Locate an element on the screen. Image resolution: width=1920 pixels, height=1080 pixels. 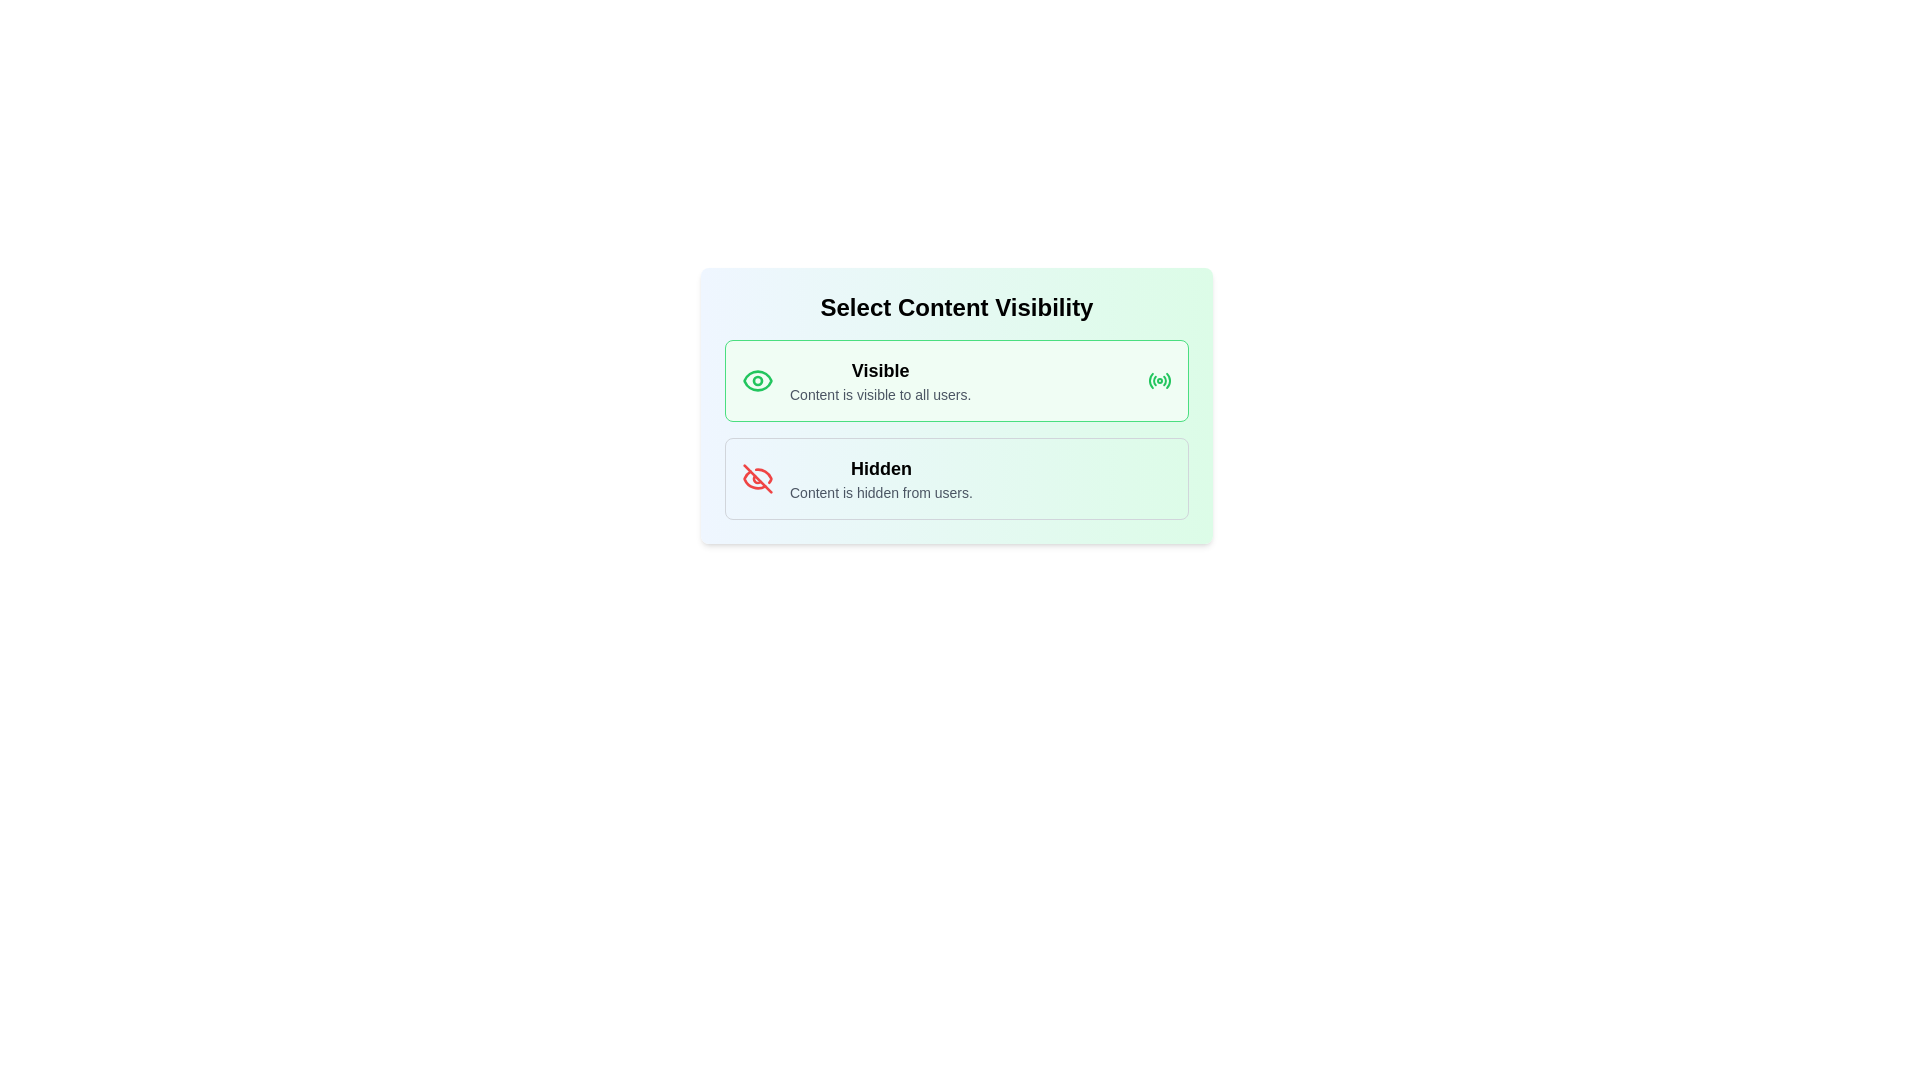
the 'Hidden' visibility option button located below the 'Visible' option in the vertical list of visibility states is located at coordinates (955, 478).